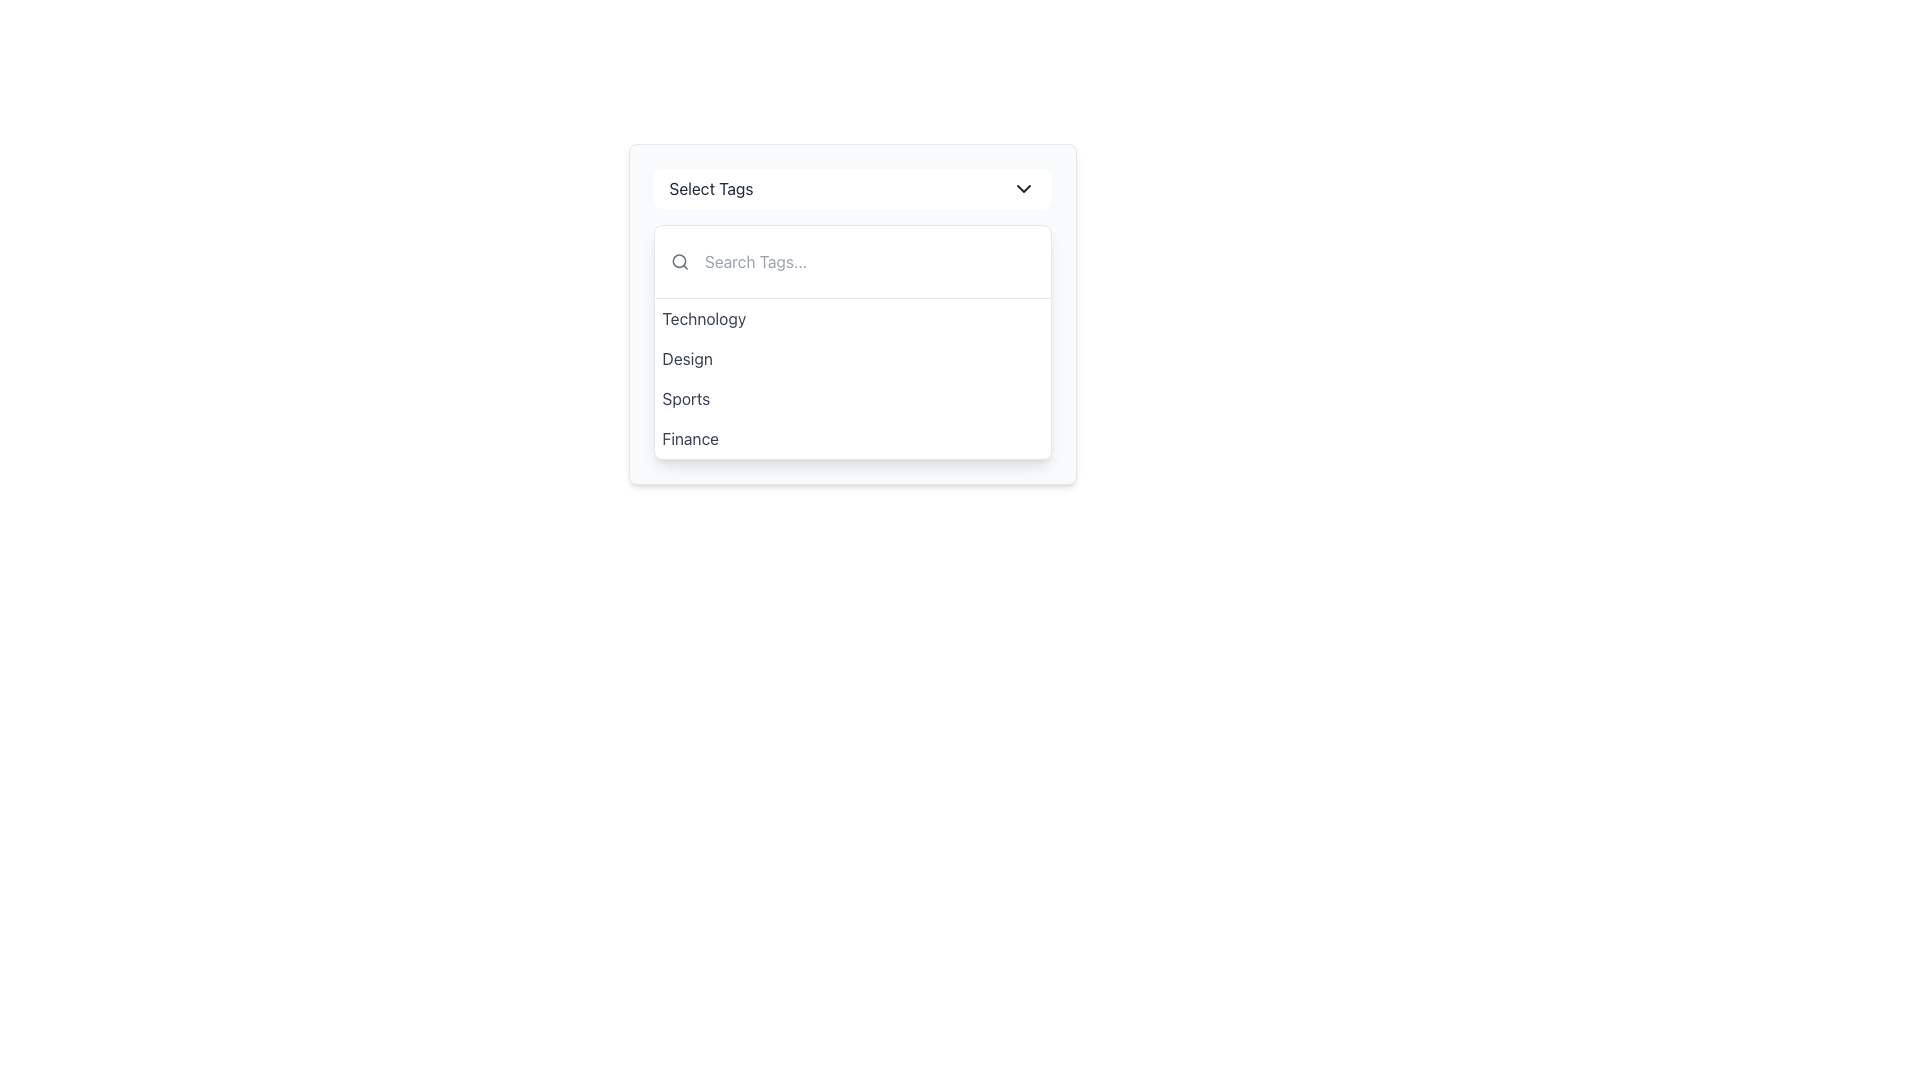  I want to click on the 'Sports' button, which is the third selectable option in the drop-down list of tags, located below 'Design' and above 'Finance', so click(852, 398).